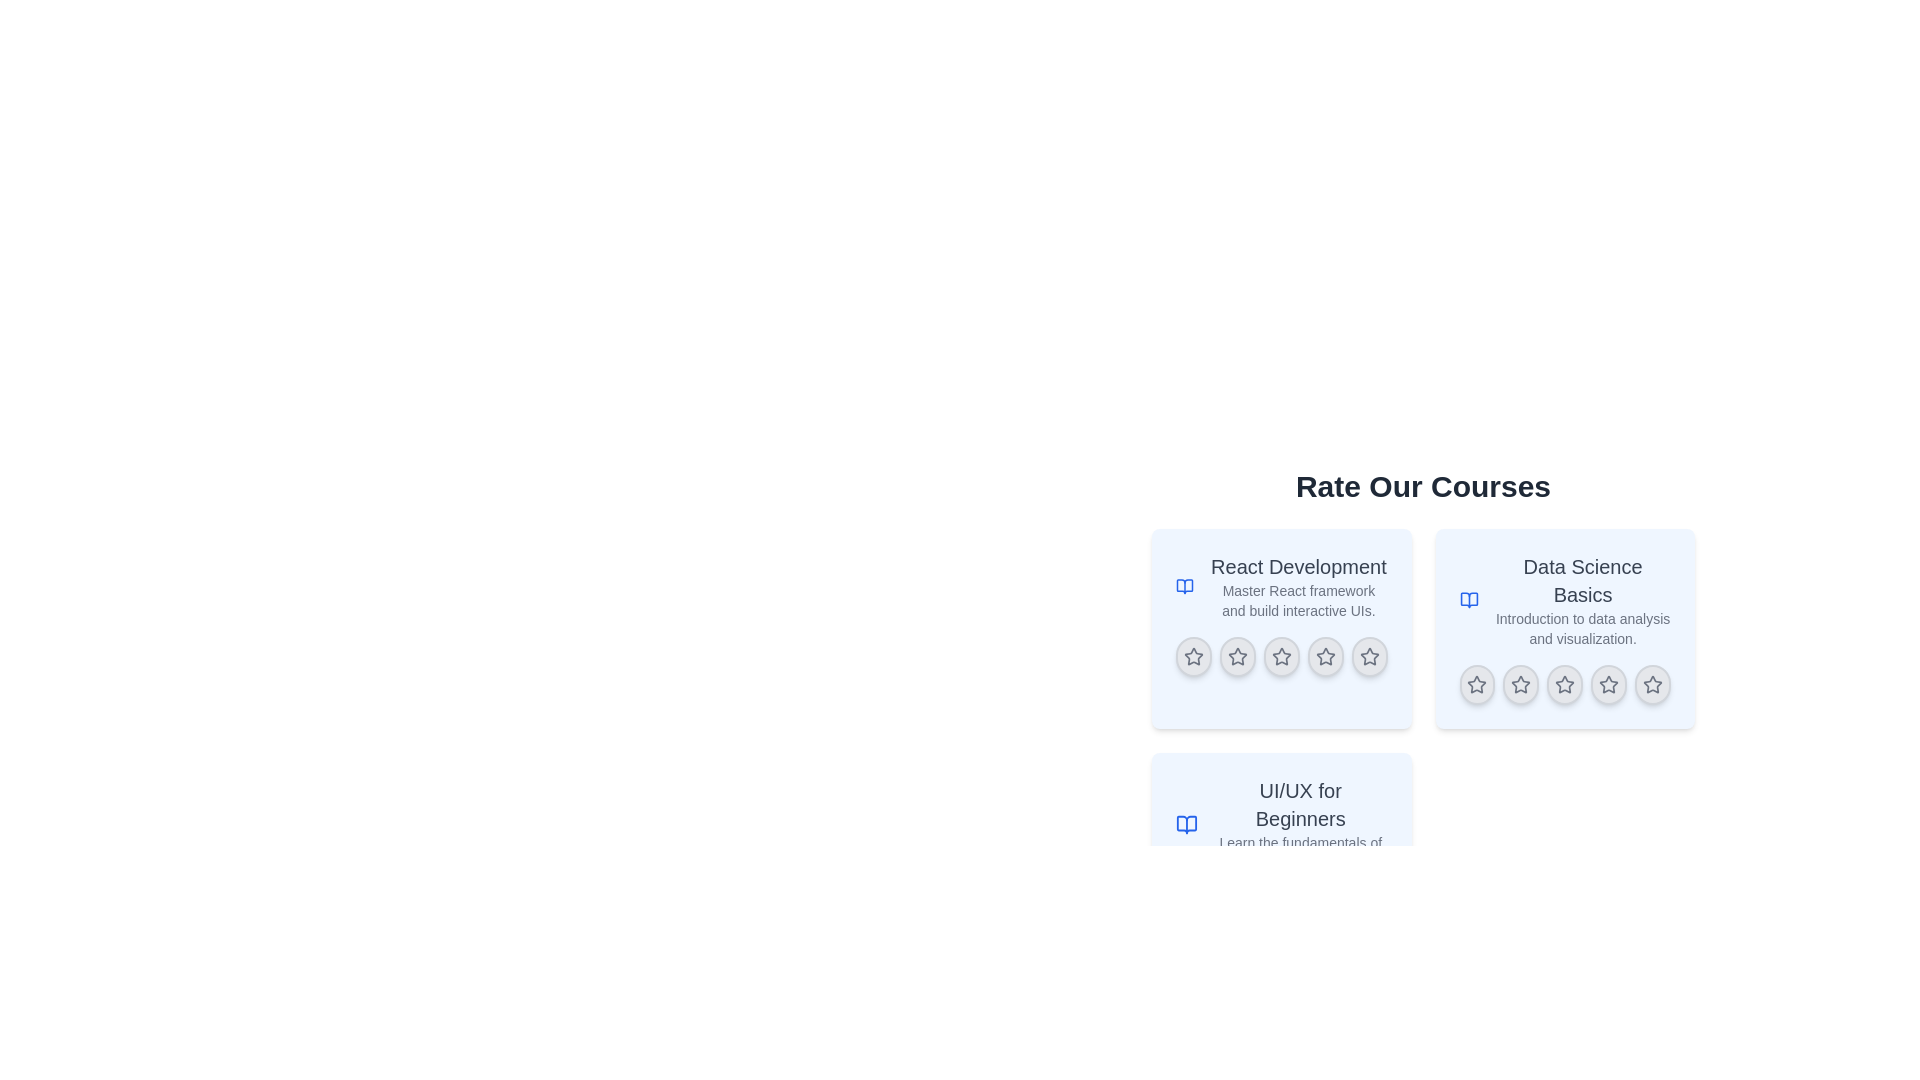  What do you see at coordinates (1325, 656) in the screenshot?
I see `the fourth star-shaped rating icon in the 'React Development' course rating section` at bounding box center [1325, 656].